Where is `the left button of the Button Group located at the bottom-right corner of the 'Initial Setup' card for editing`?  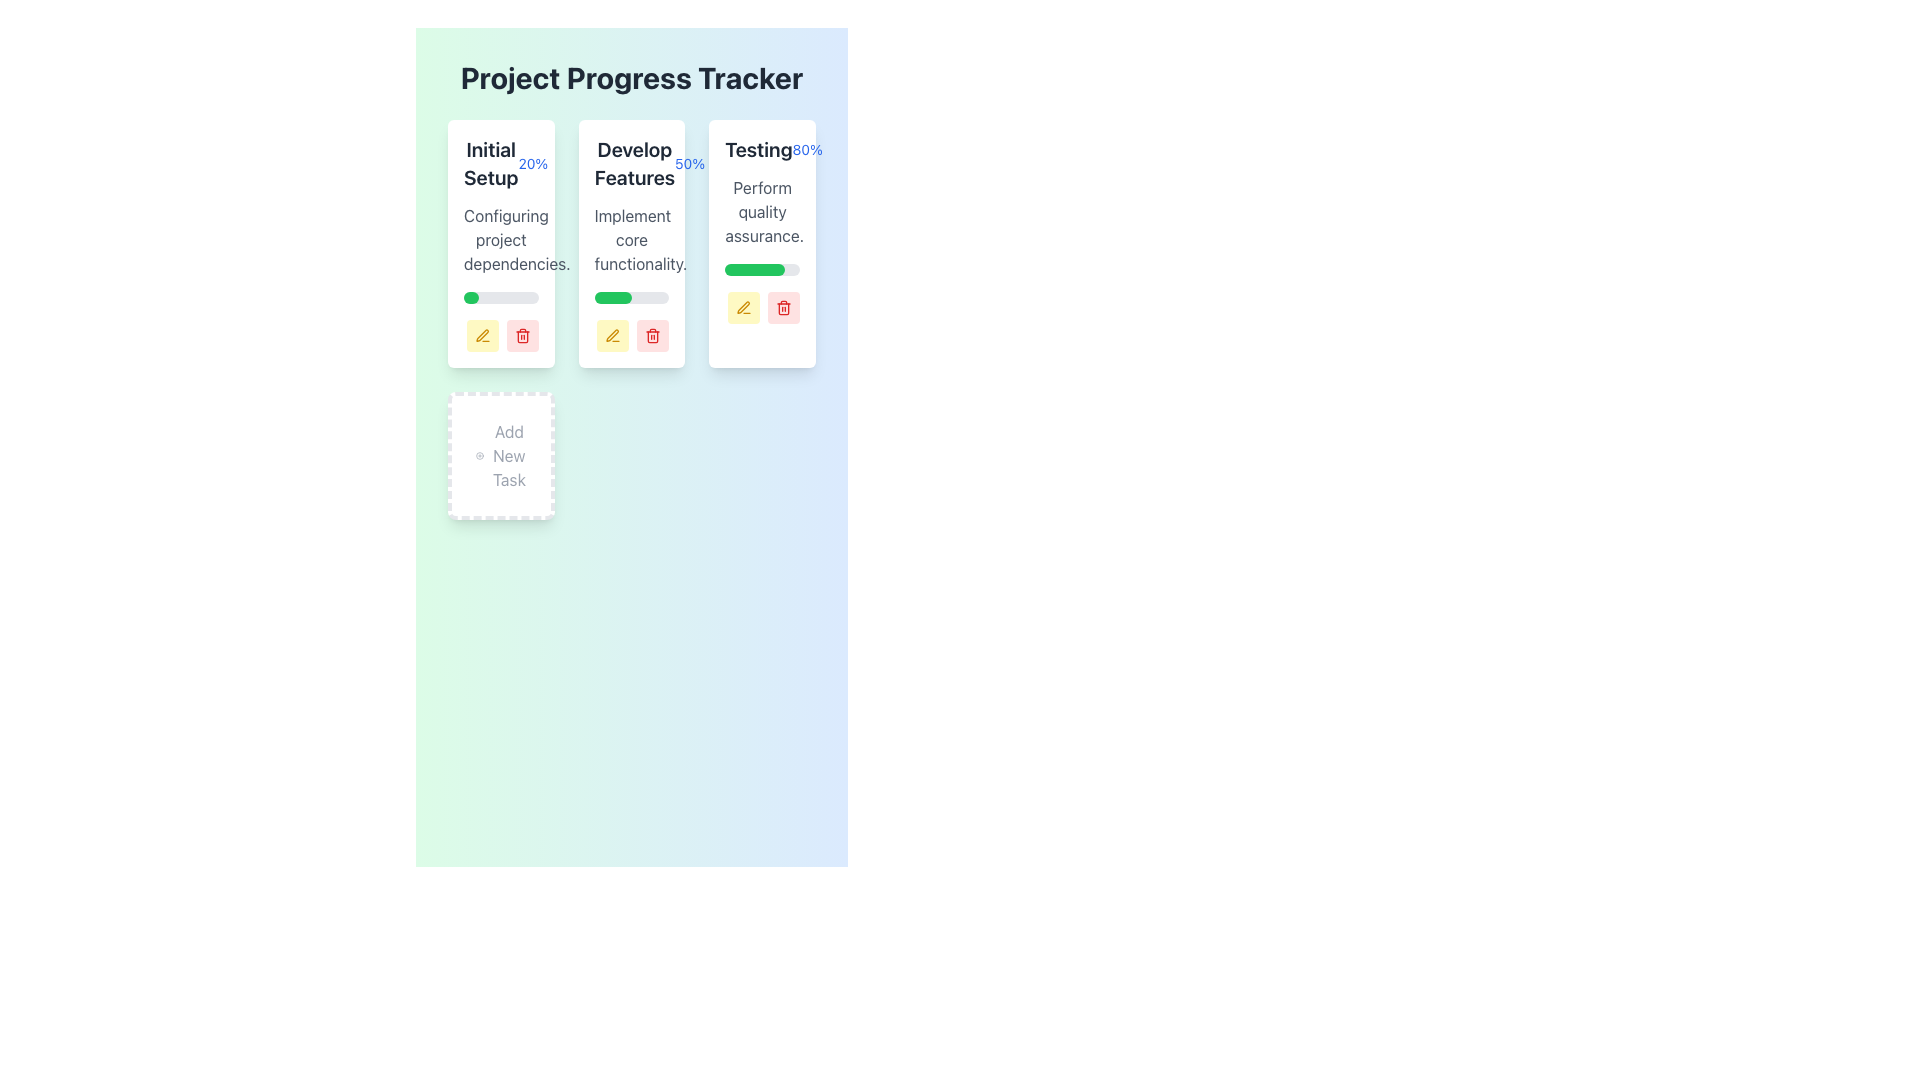 the left button of the Button Group located at the bottom-right corner of the 'Initial Setup' card for editing is located at coordinates (501, 334).